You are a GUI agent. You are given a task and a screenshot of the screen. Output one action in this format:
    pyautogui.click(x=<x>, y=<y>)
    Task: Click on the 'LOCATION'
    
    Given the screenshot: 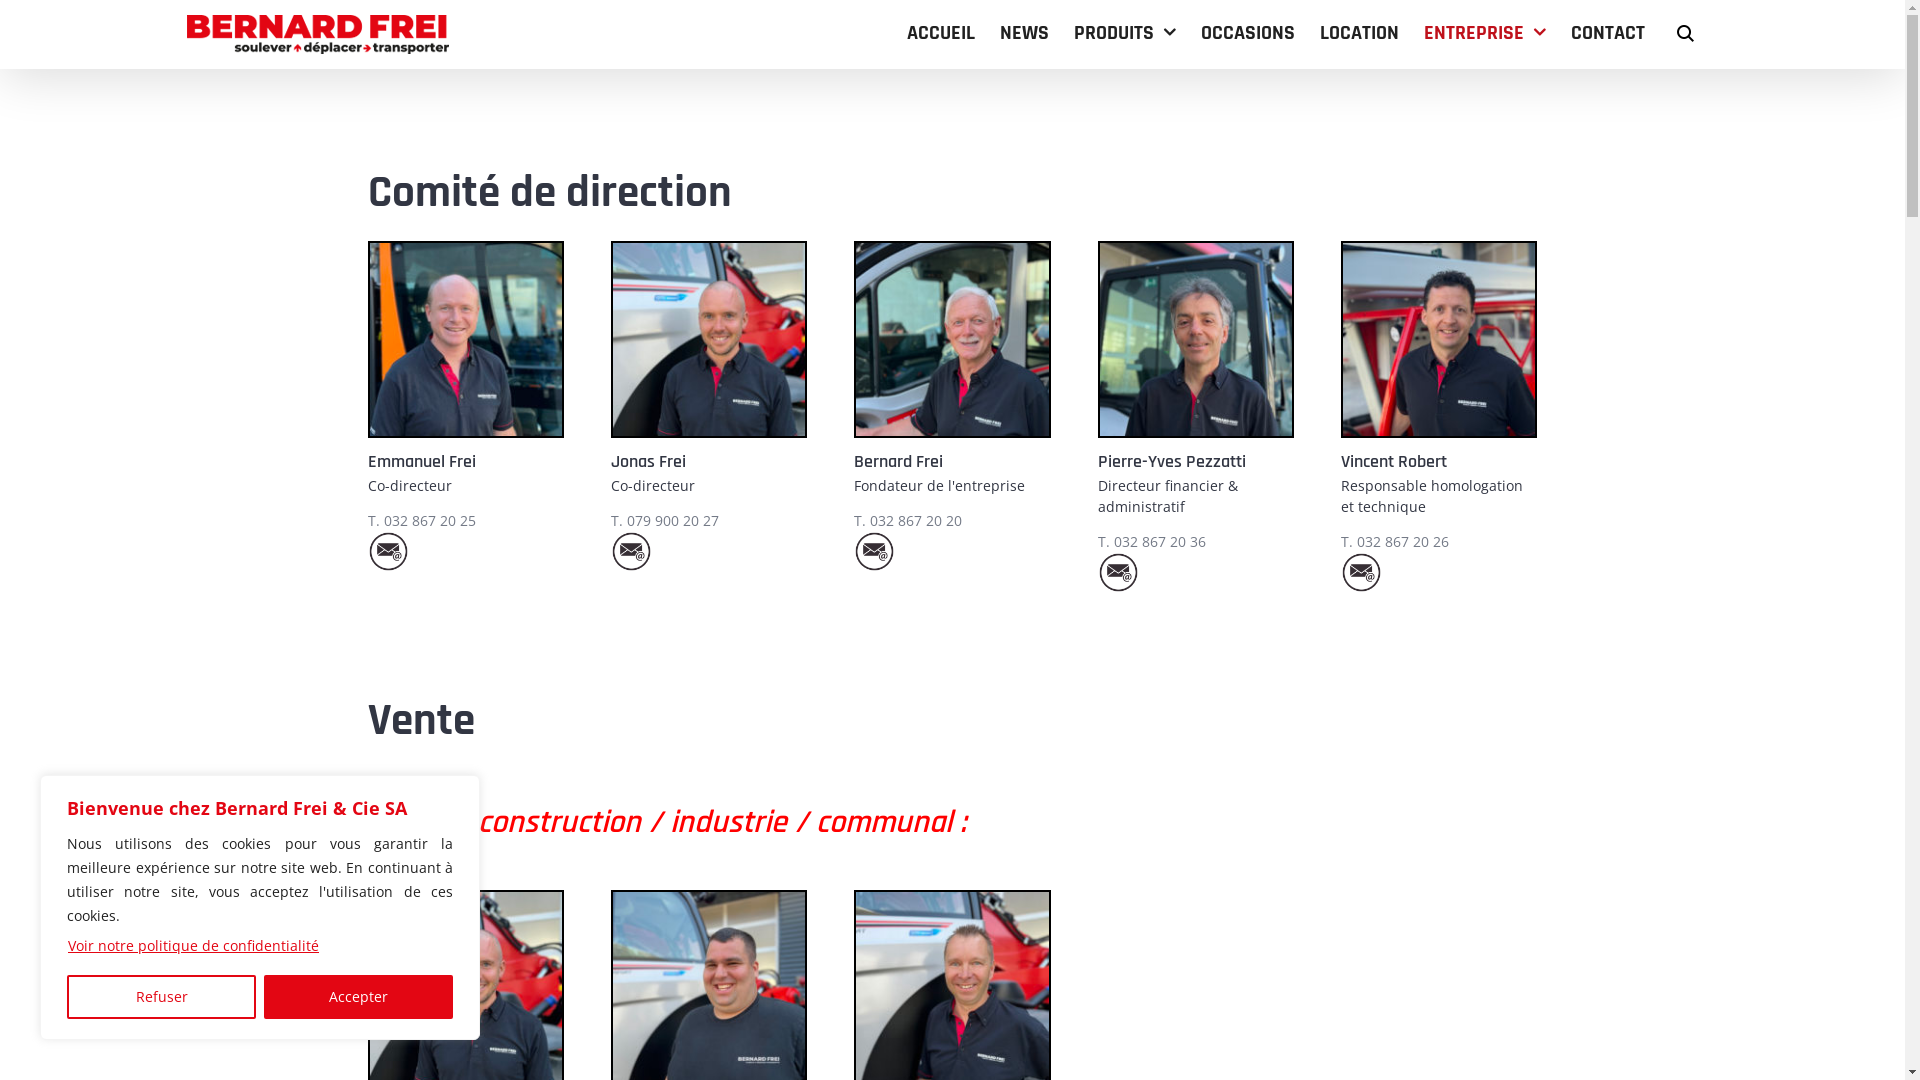 What is the action you would take?
    pyautogui.click(x=1359, y=32)
    